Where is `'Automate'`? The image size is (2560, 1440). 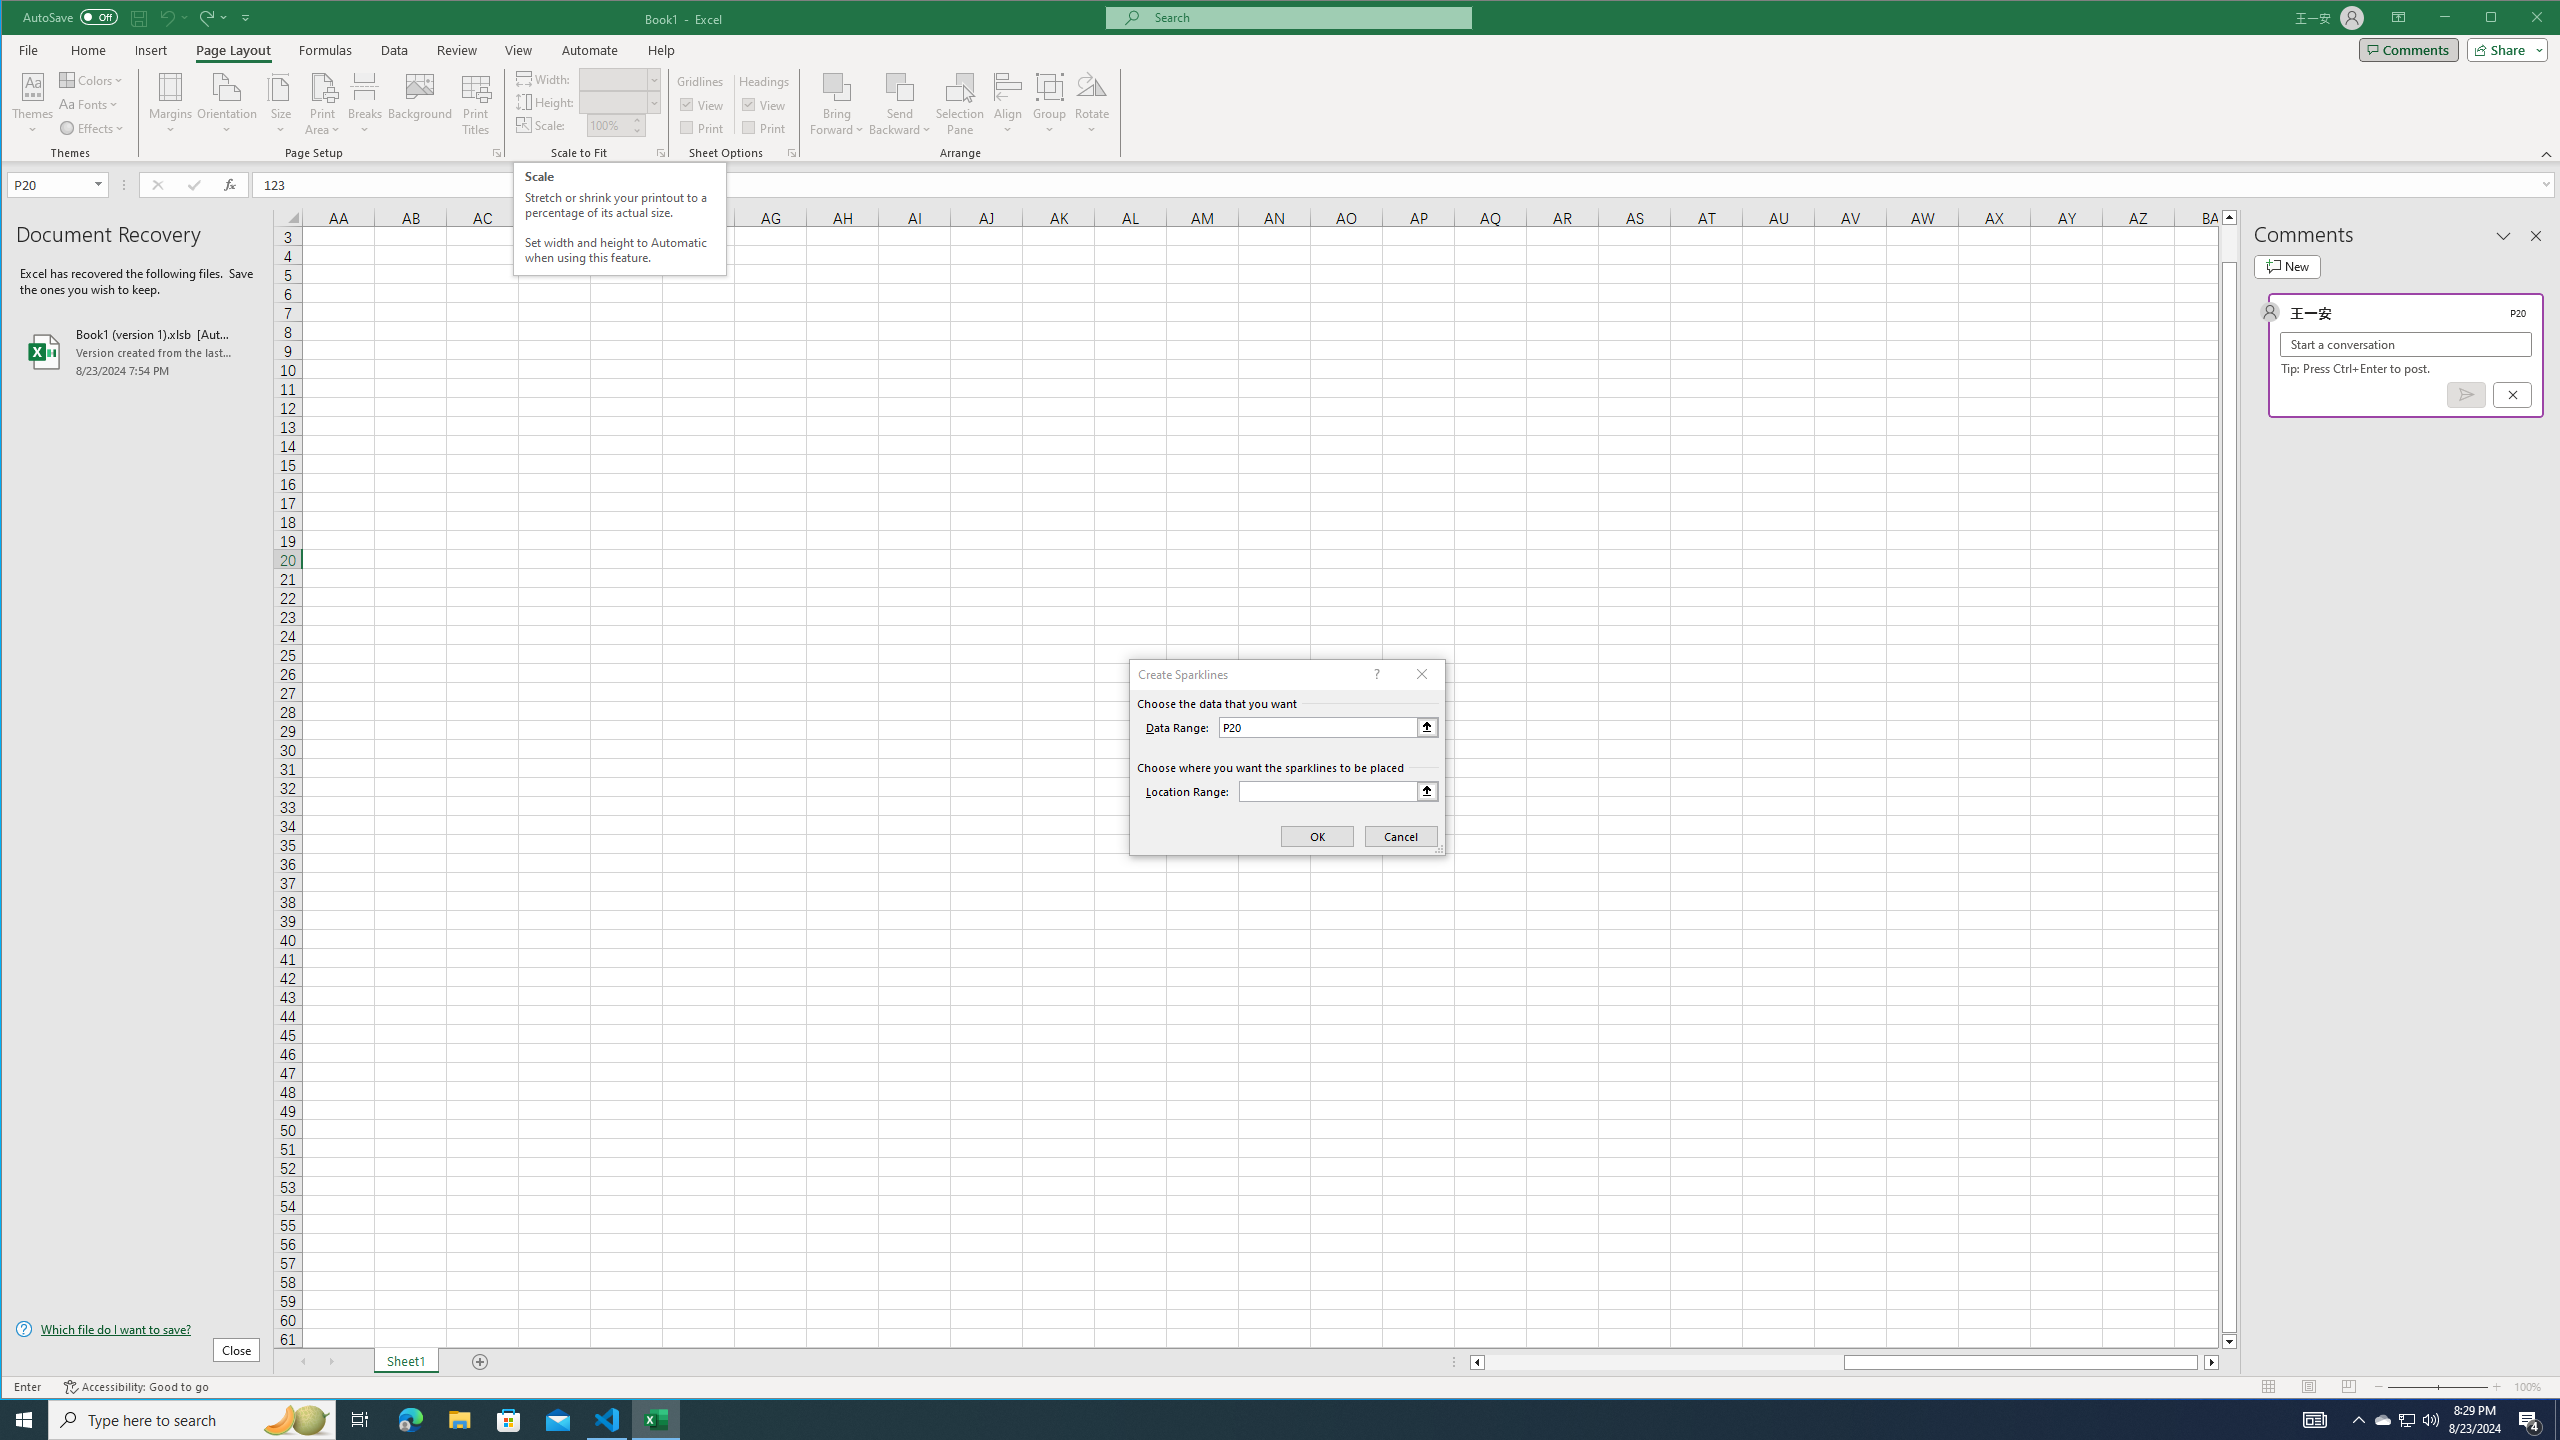
'Automate' is located at coordinates (591, 49).